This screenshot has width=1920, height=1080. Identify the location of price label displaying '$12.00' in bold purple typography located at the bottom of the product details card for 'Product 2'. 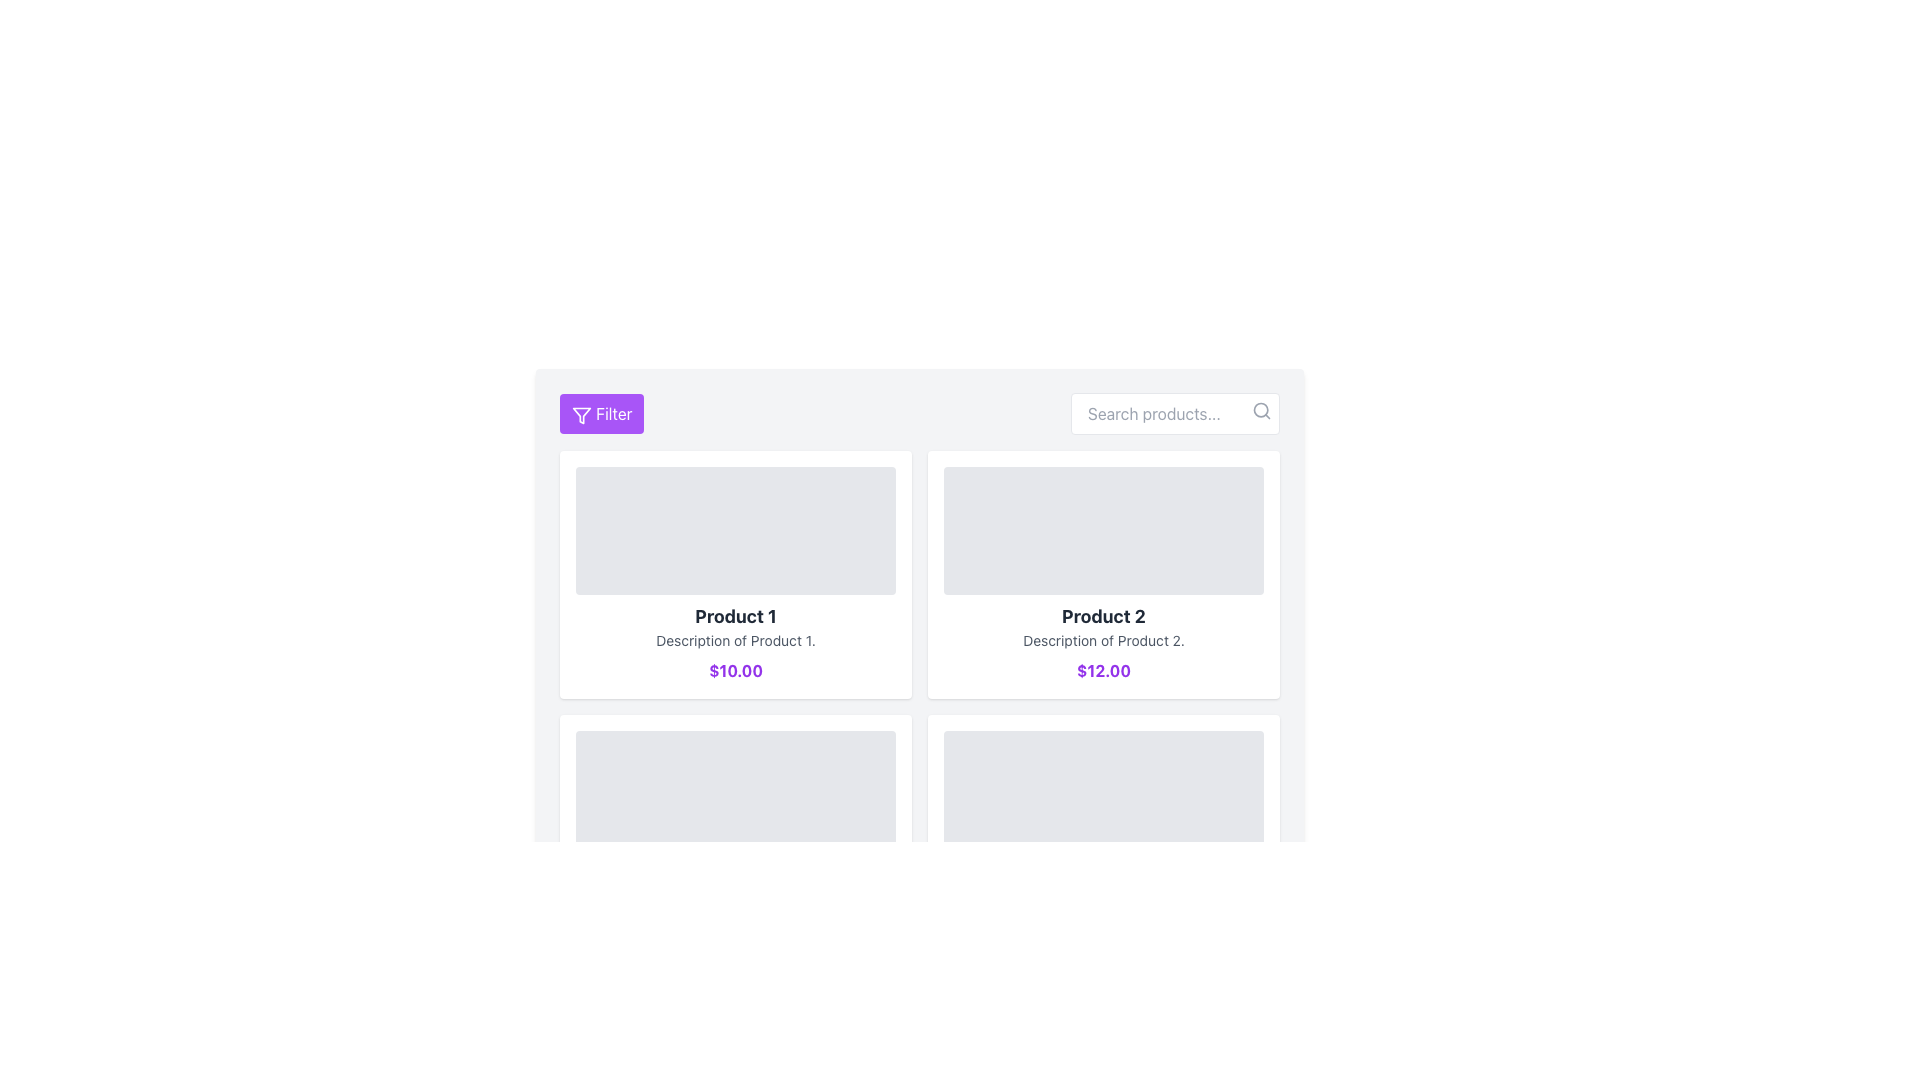
(1103, 671).